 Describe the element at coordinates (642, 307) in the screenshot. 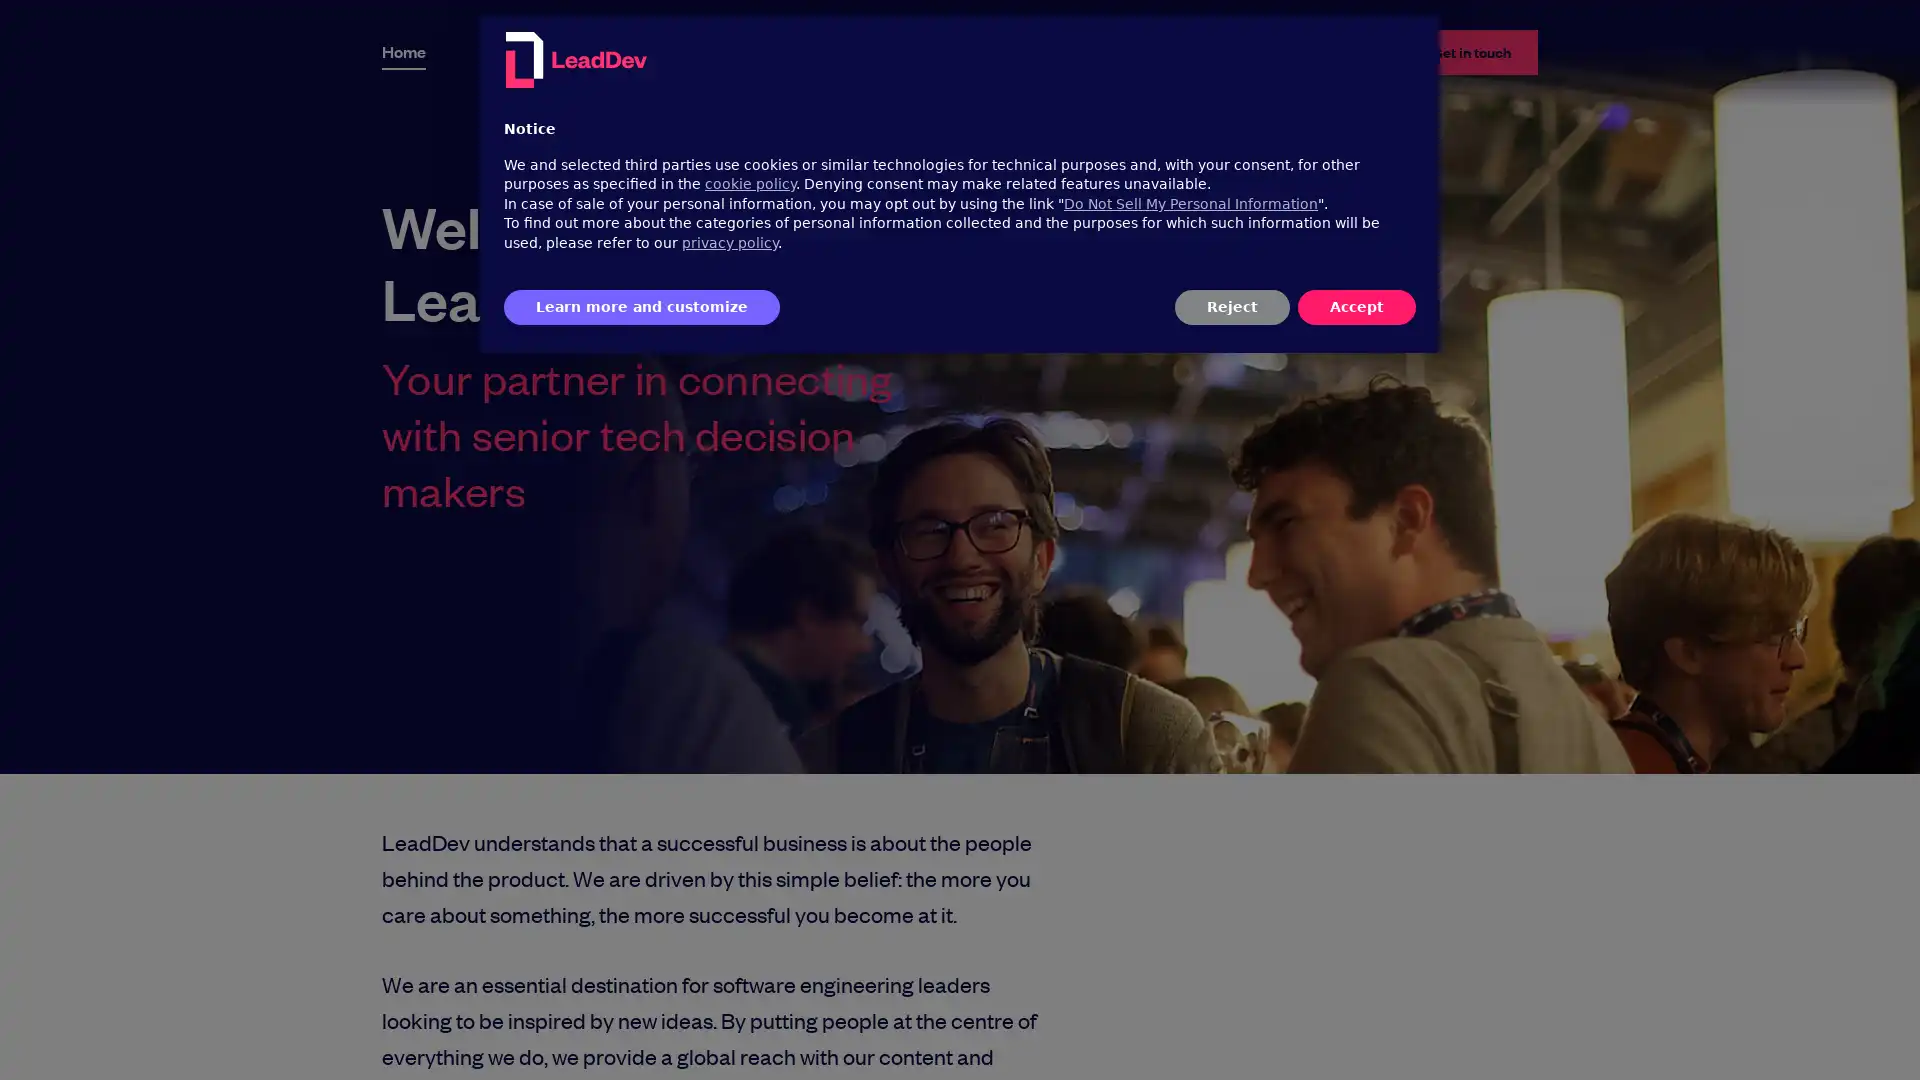

I see `Learn more and customize` at that location.